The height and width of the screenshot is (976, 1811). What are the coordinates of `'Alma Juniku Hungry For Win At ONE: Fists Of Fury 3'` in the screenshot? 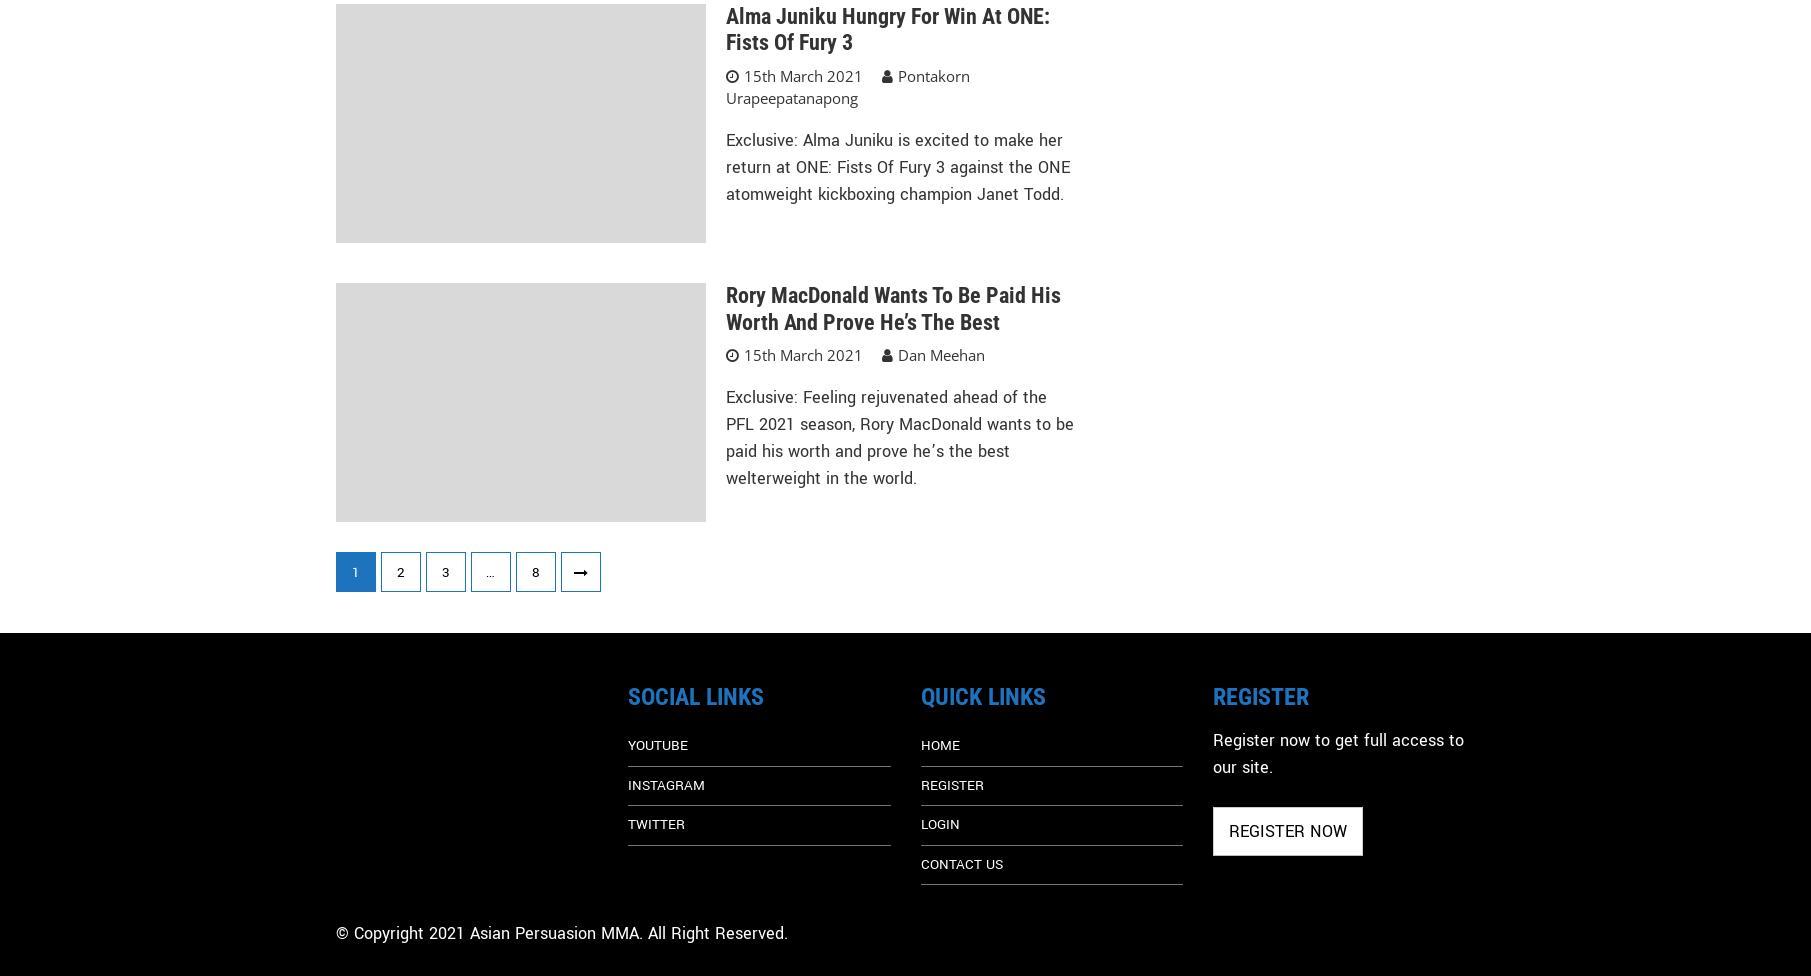 It's located at (887, 29).